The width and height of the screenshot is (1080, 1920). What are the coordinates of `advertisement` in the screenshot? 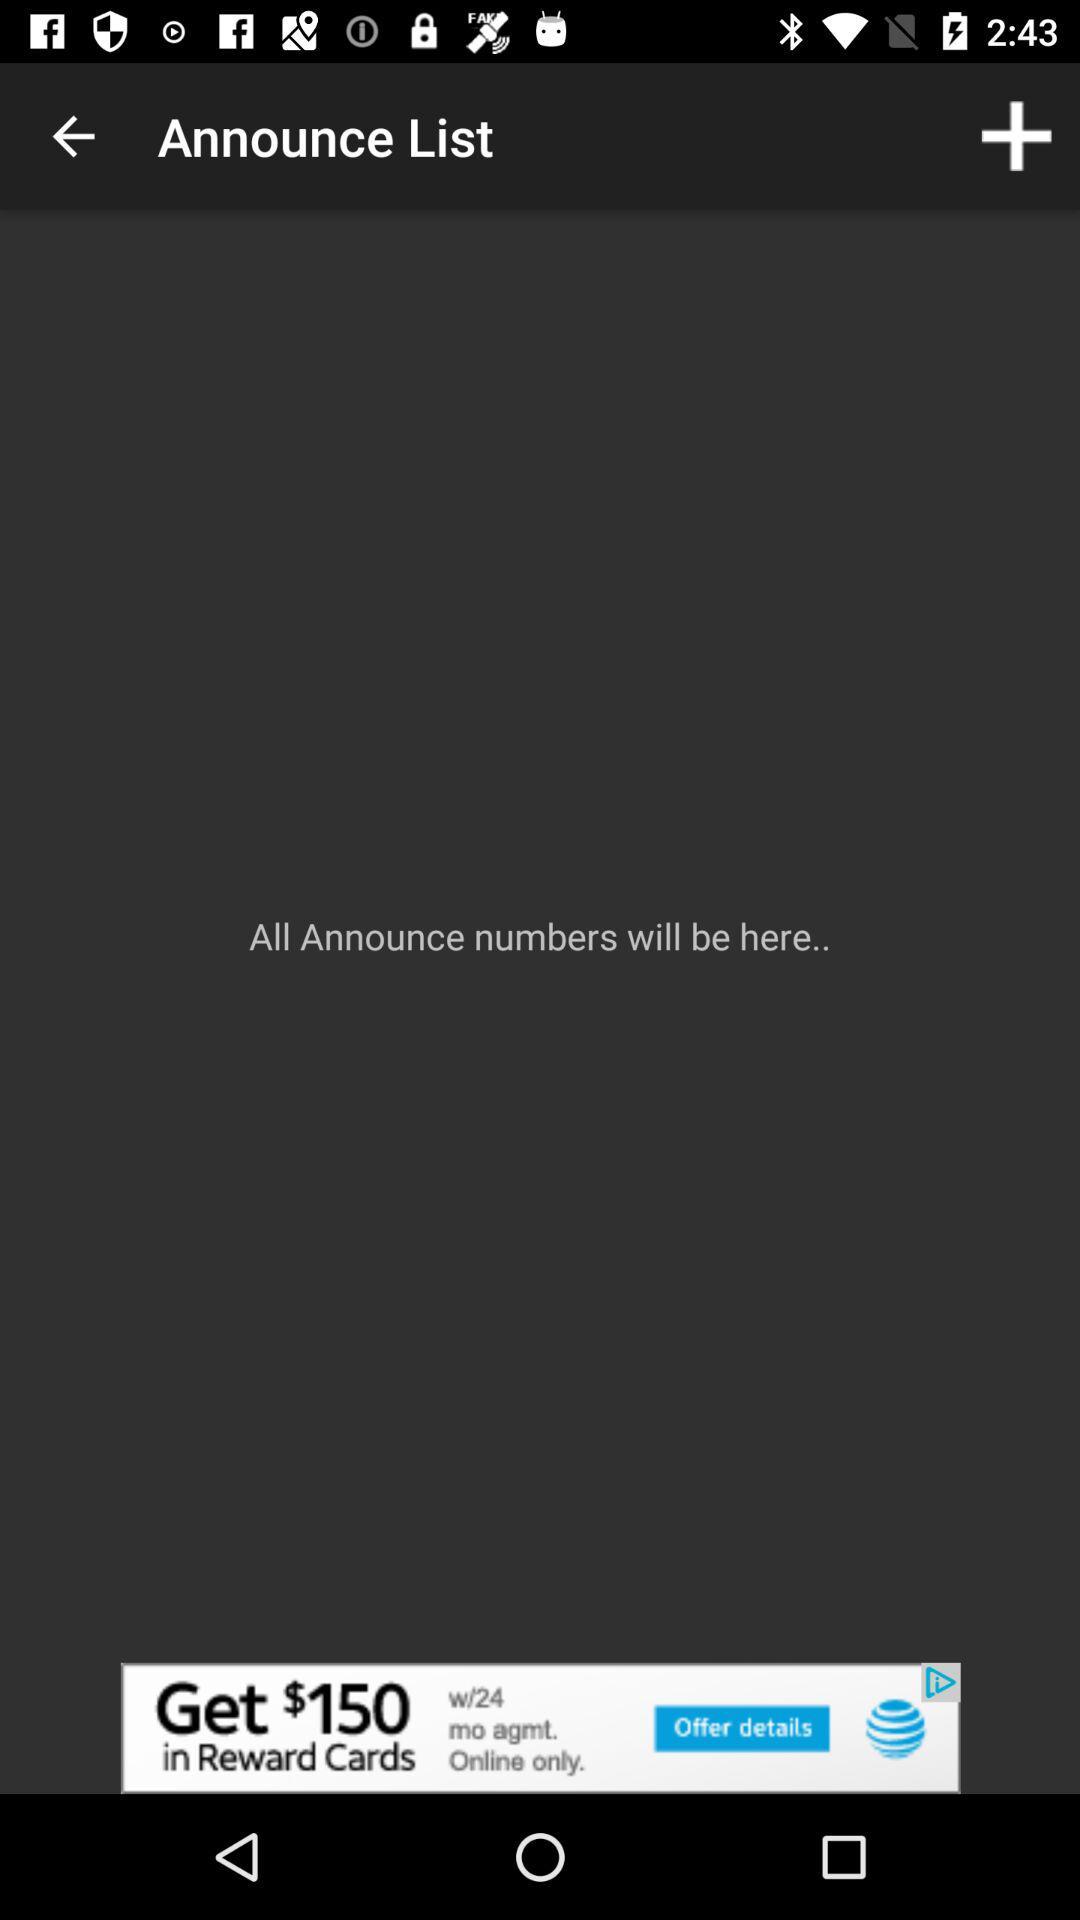 It's located at (540, 1727).